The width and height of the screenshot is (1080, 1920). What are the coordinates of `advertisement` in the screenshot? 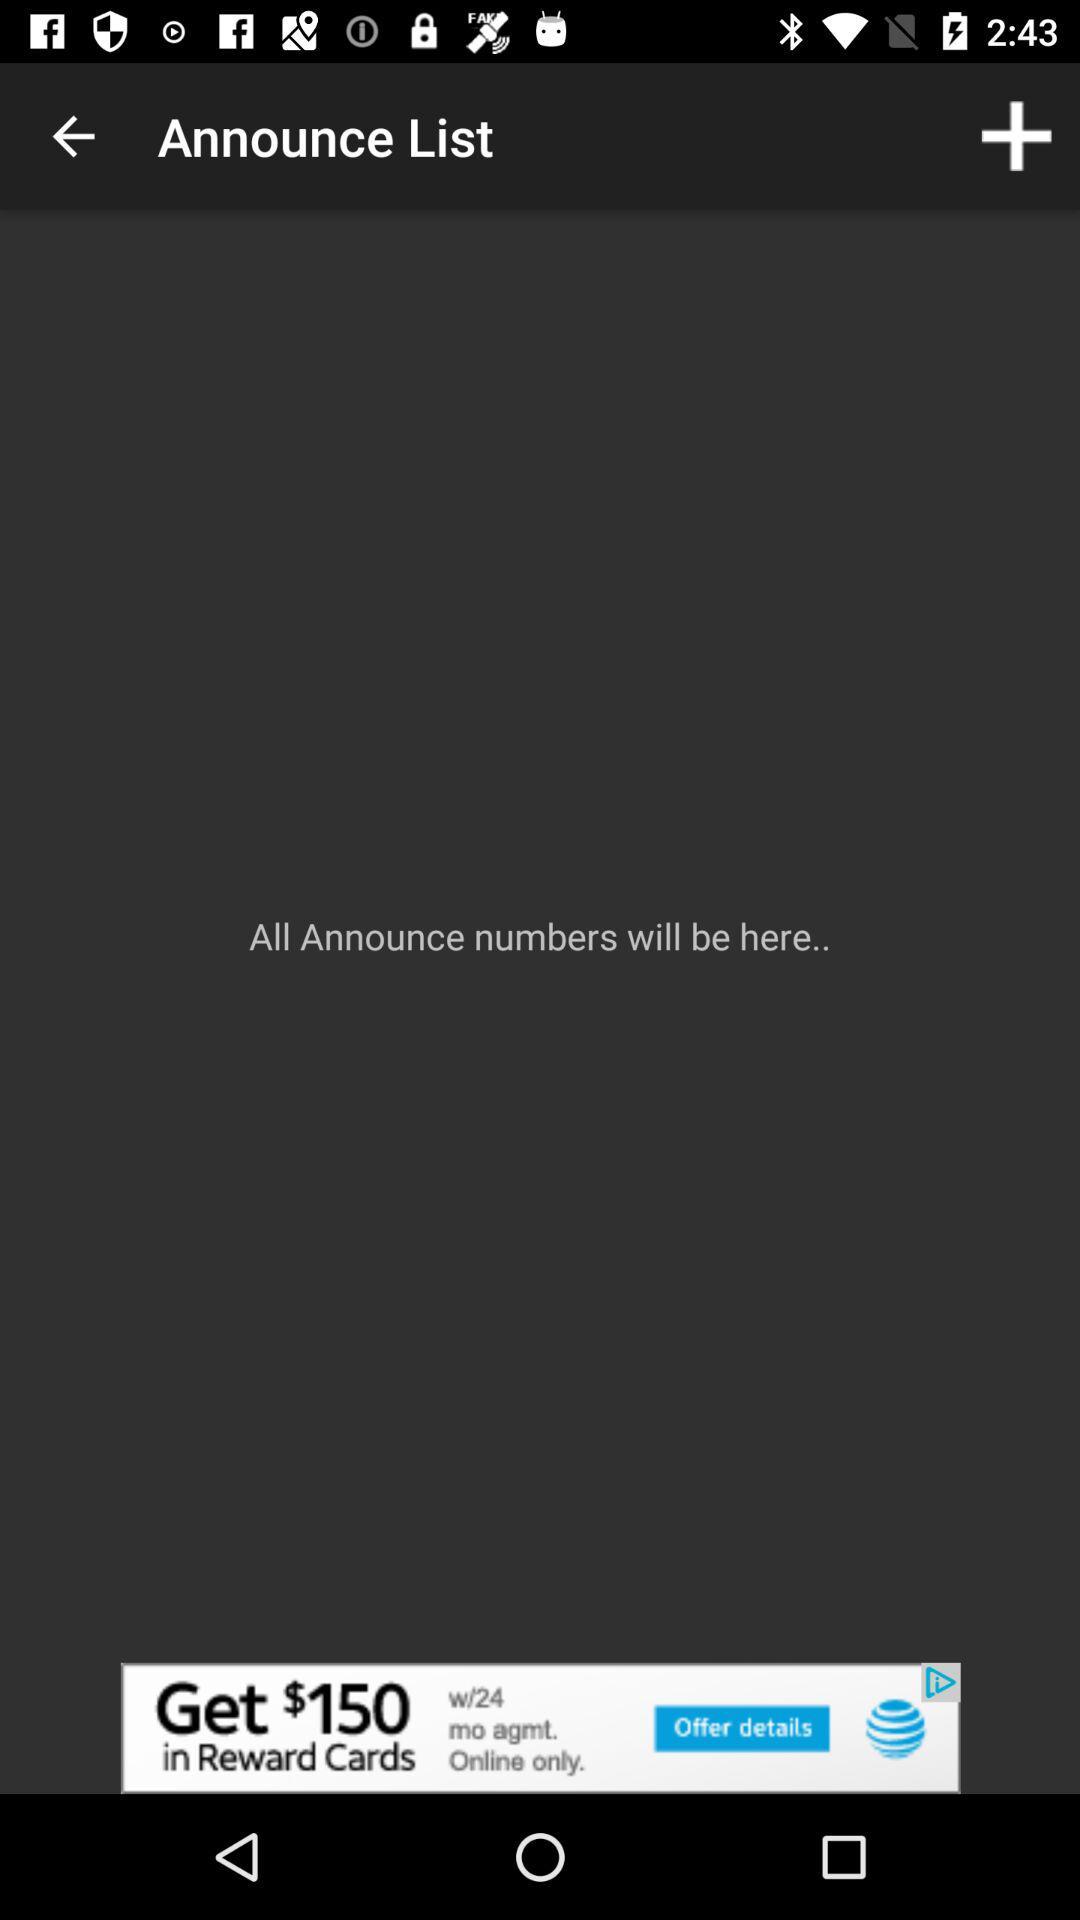 It's located at (540, 1727).